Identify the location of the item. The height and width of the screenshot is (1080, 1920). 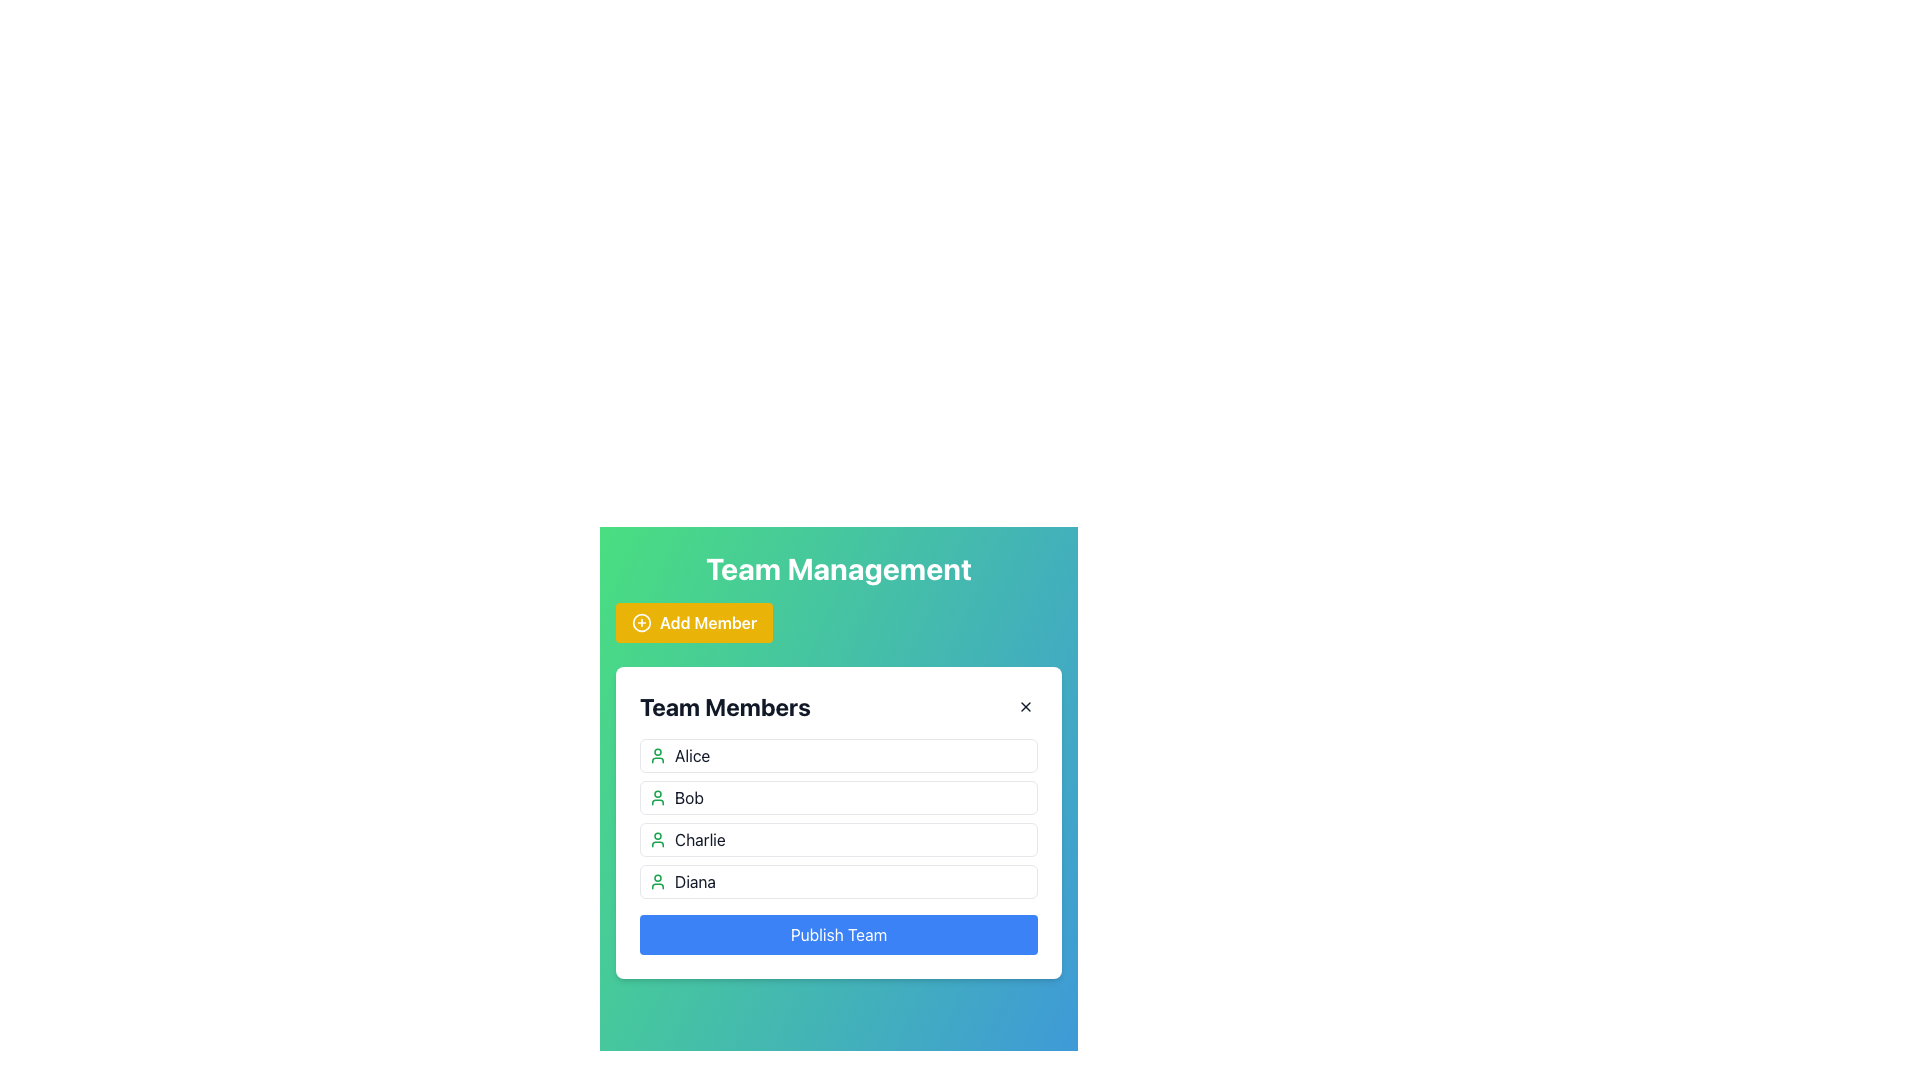
(839, 818).